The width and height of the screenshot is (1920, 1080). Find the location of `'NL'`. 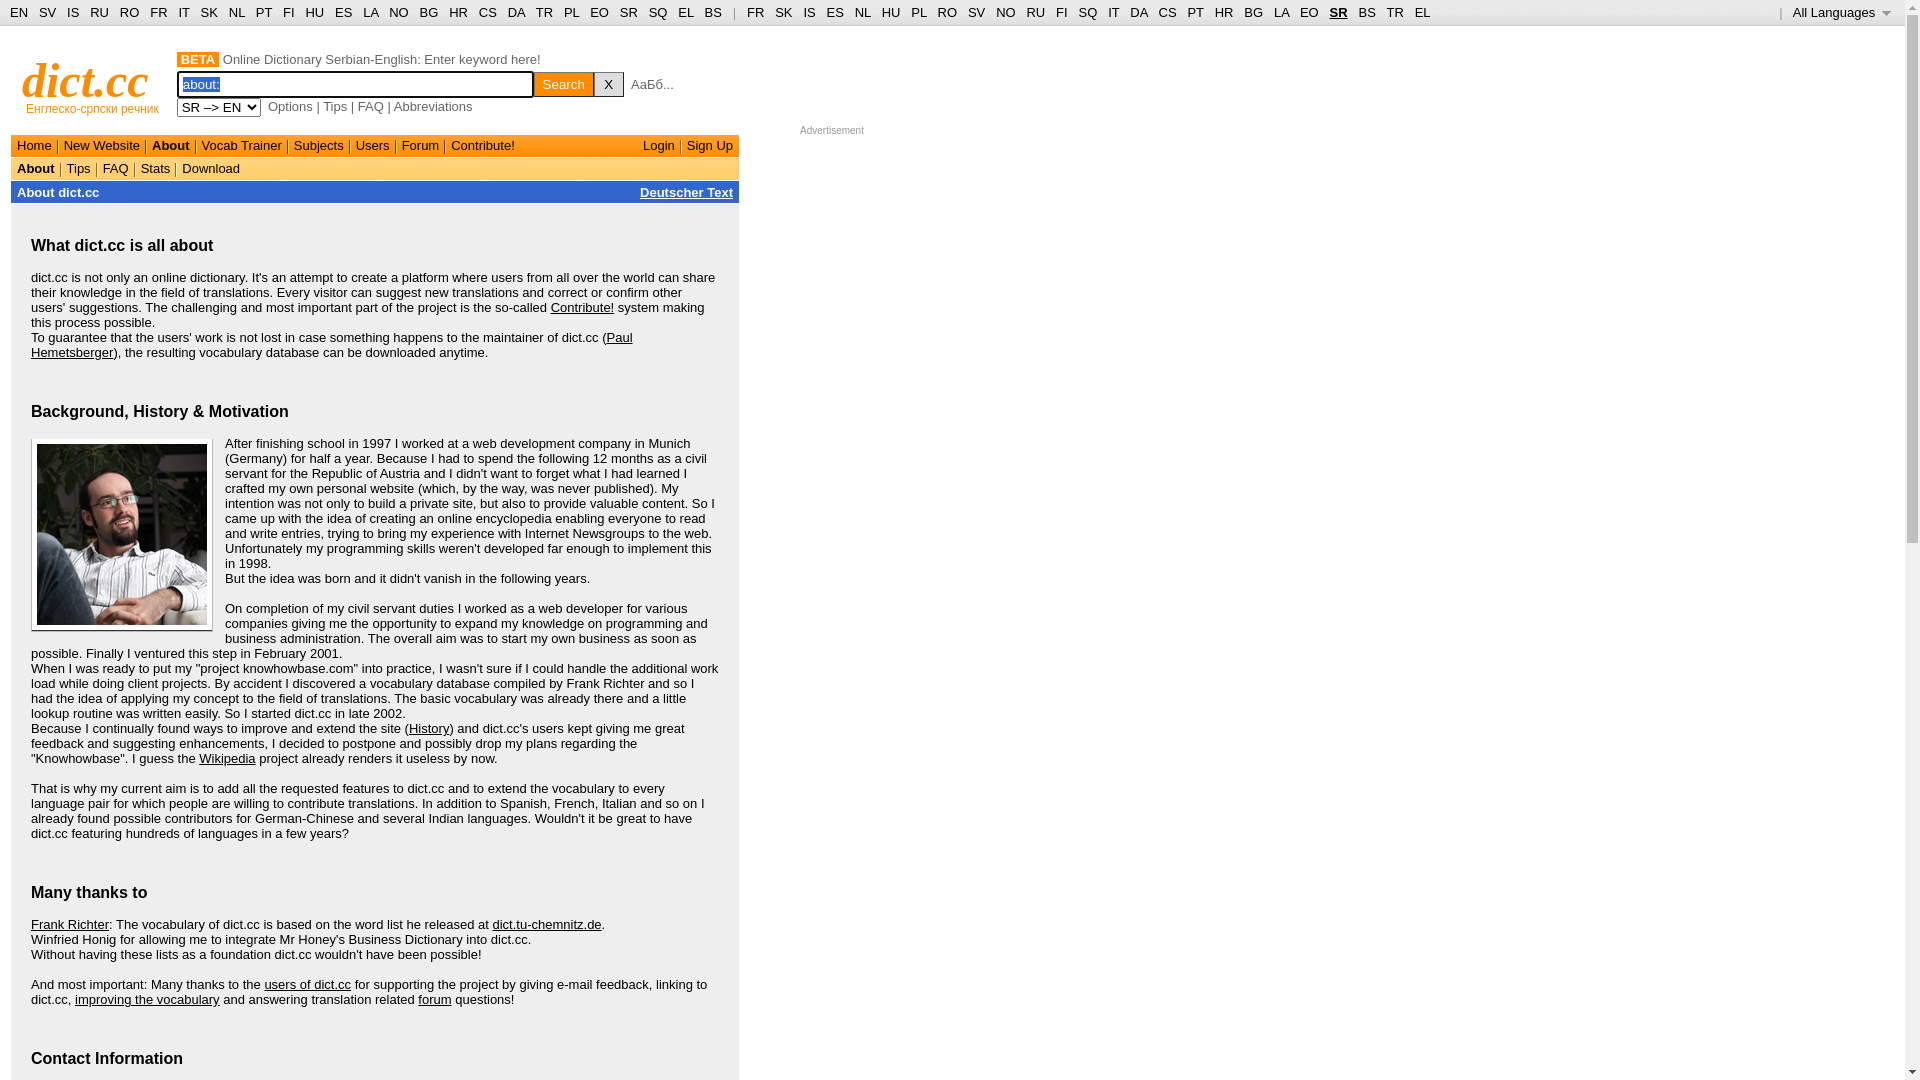

'NL' is located at coordinates (863, 12).